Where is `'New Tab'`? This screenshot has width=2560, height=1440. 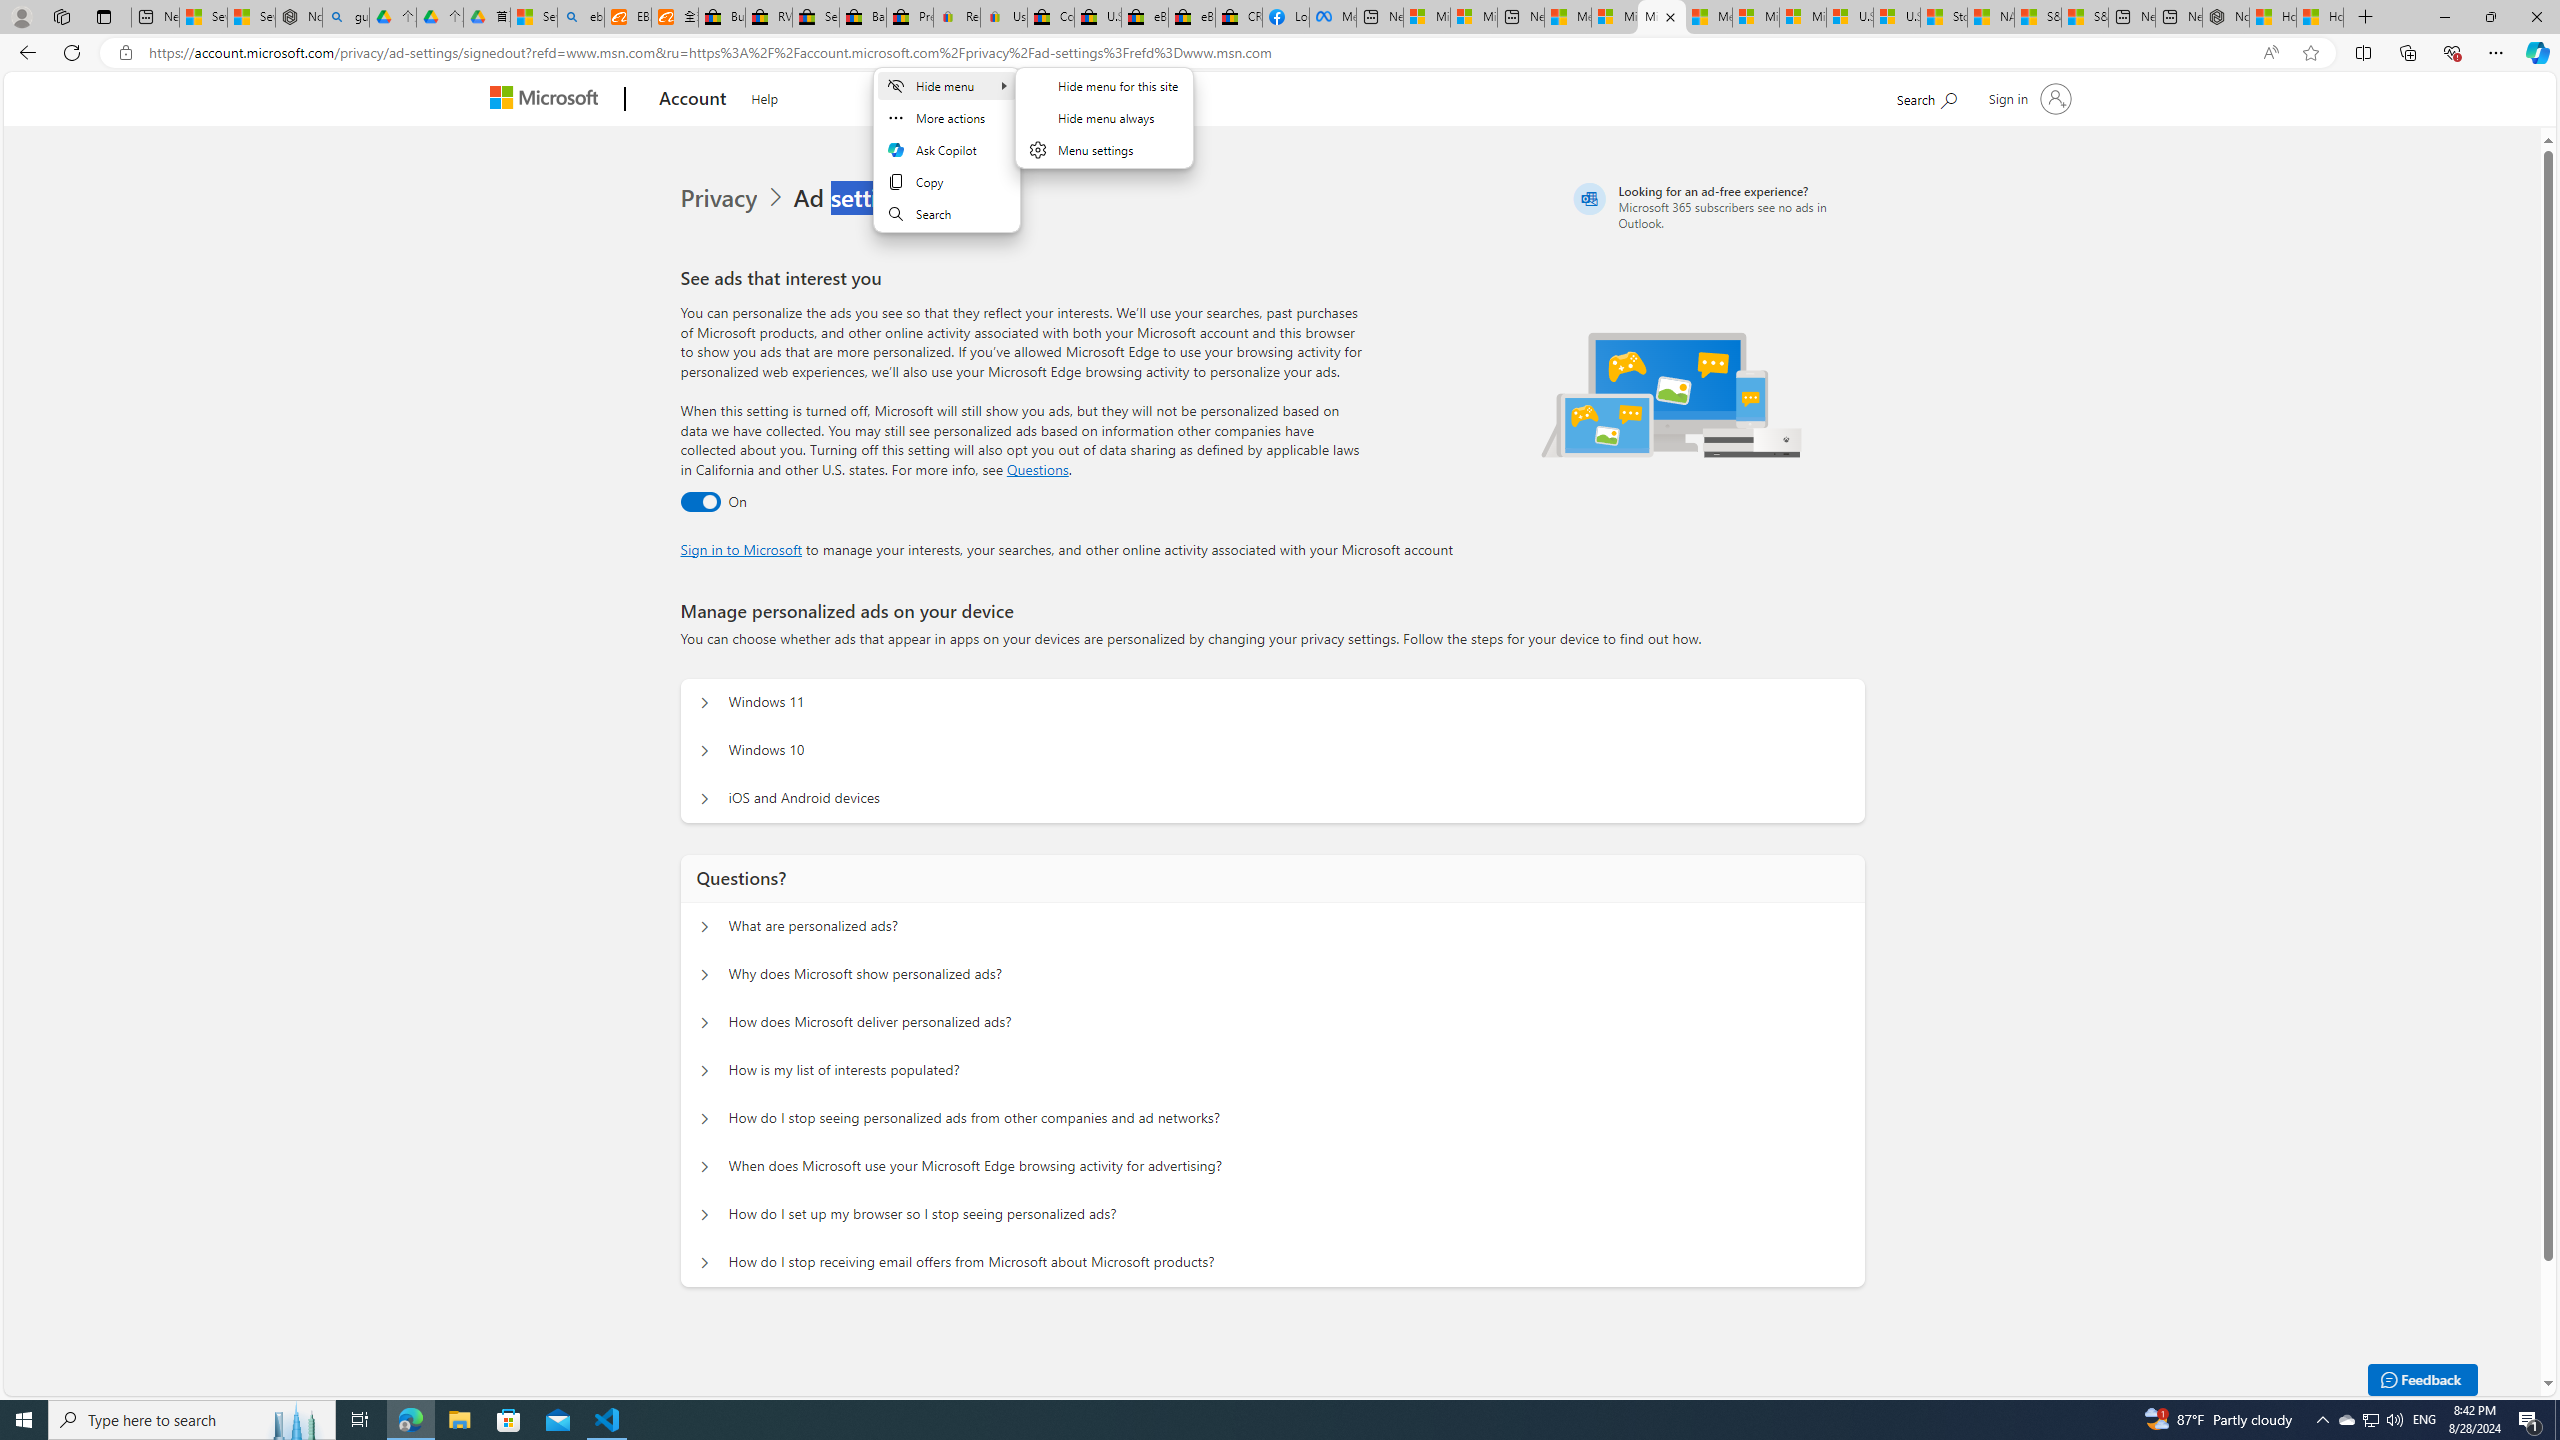
'New Tab' is located at coordinates (2365, 16).